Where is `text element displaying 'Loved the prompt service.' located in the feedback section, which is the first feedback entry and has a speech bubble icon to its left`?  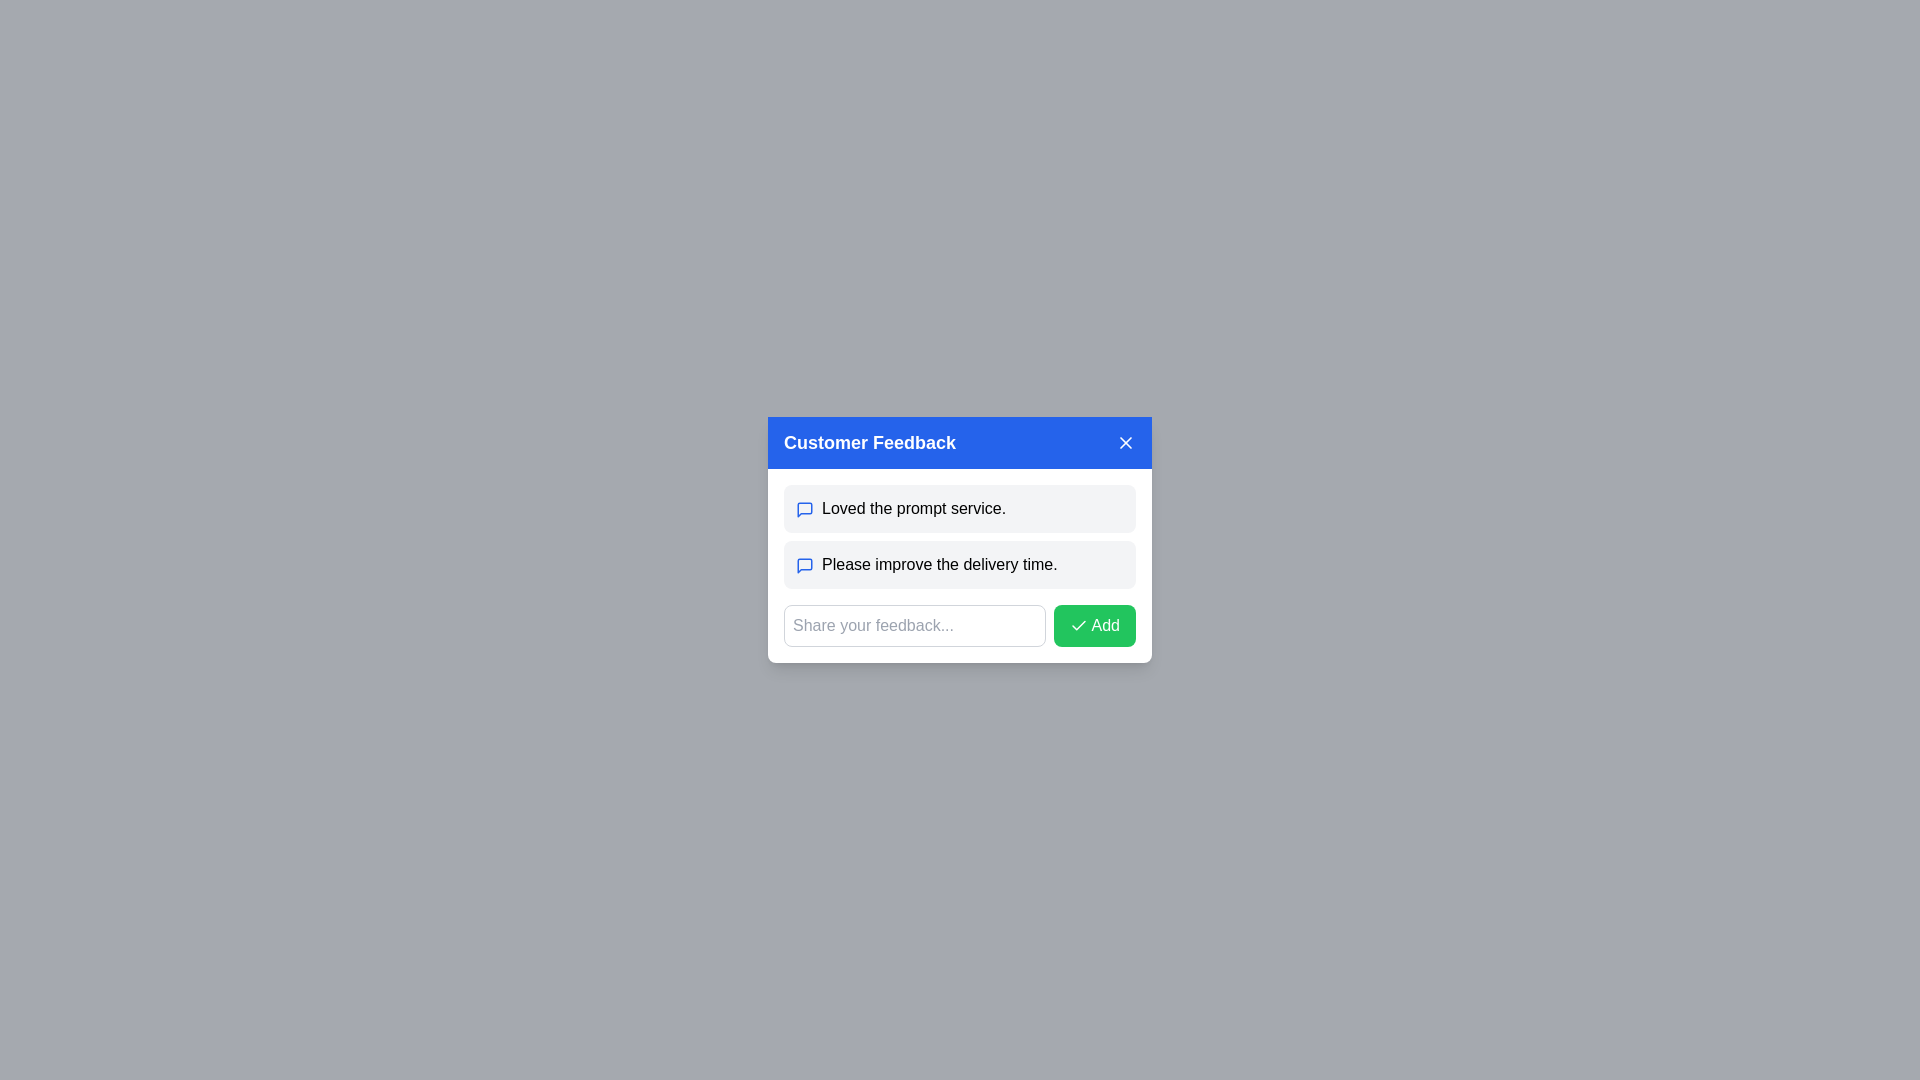 text element displaying 'Loved the prompt service.' located in the feedback section, which is the first feedback entry and has a speech bubble icon to its left is located at coordinates (913, 508).